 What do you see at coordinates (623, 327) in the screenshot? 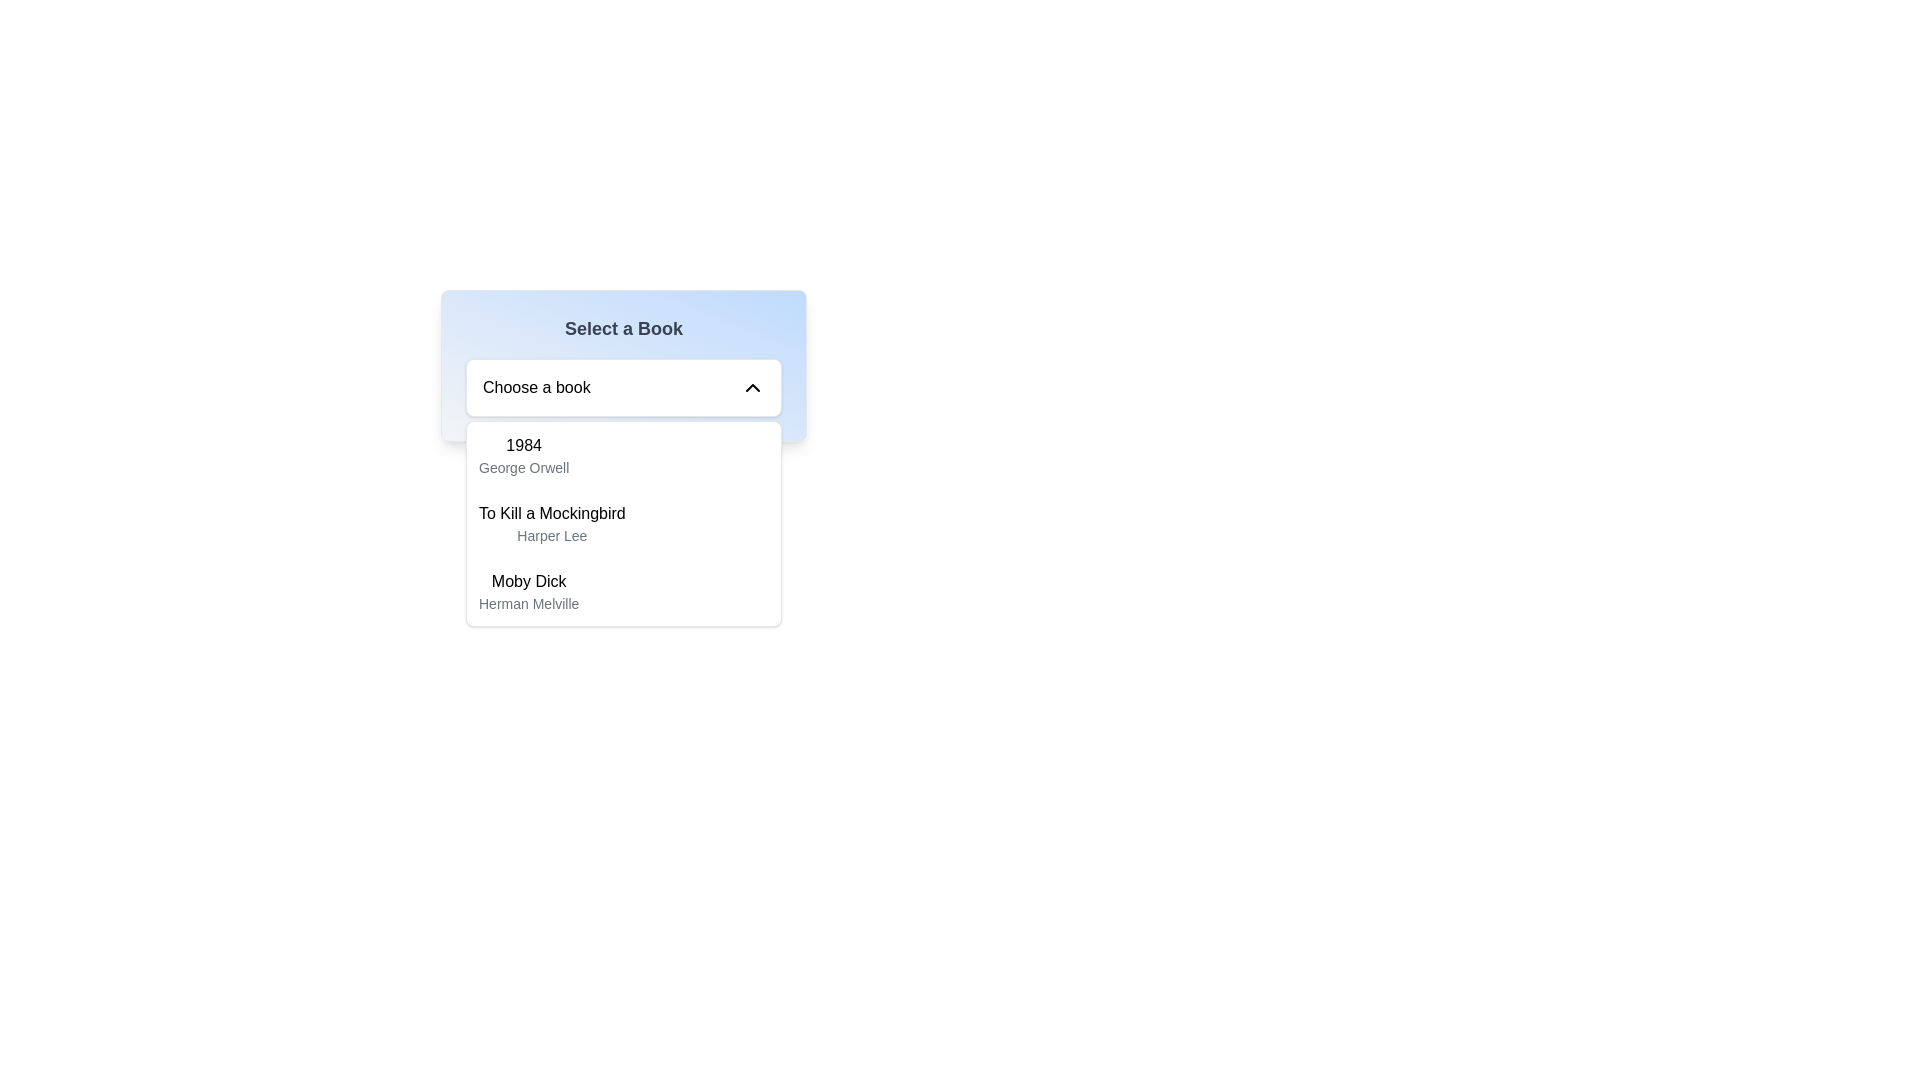
I see `the centered, bold, large-sized gray text label that states 'Select a Book', located at the top section of a card-like interface component` at bounding box center [623, 327].